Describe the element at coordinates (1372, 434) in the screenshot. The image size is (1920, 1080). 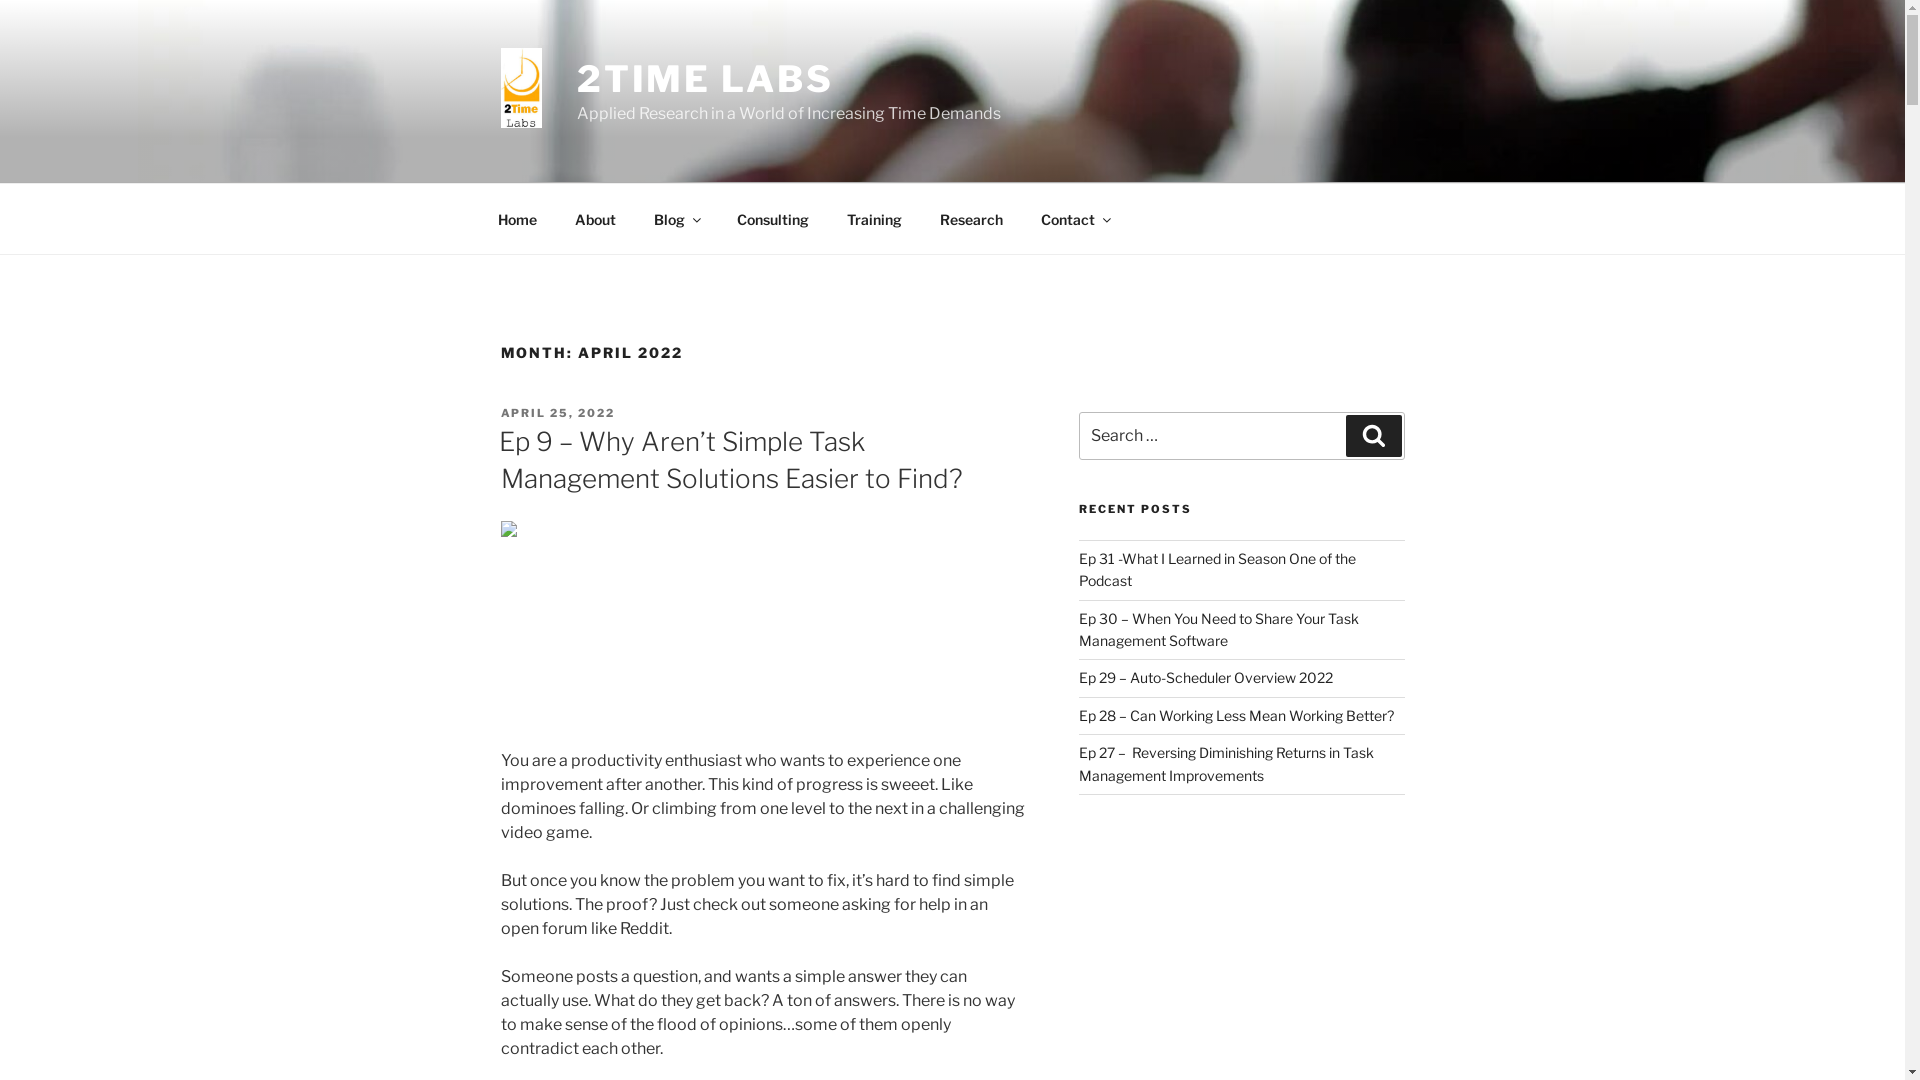
I see `'Search'` at that location.